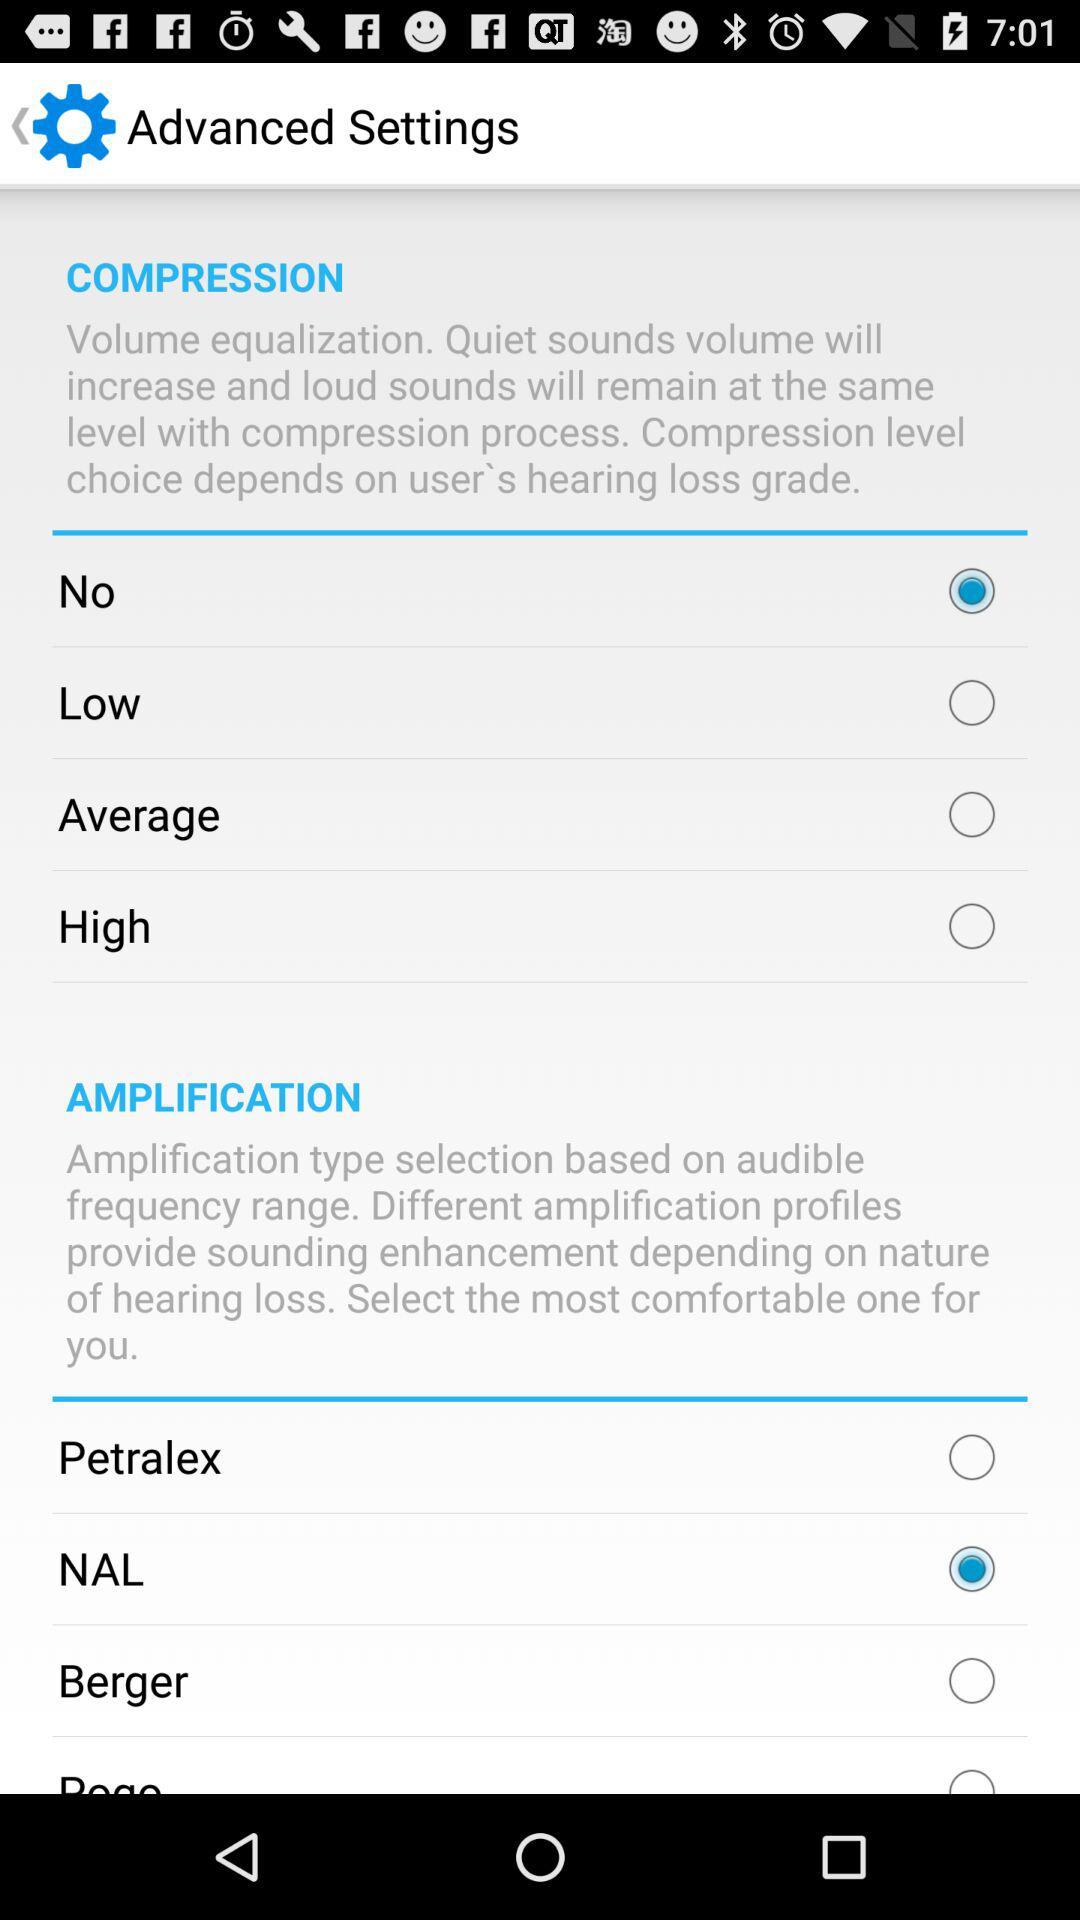  Describe the element at coordinates (971, 1680) in the screenshot. I see `item next to berger` at that location.